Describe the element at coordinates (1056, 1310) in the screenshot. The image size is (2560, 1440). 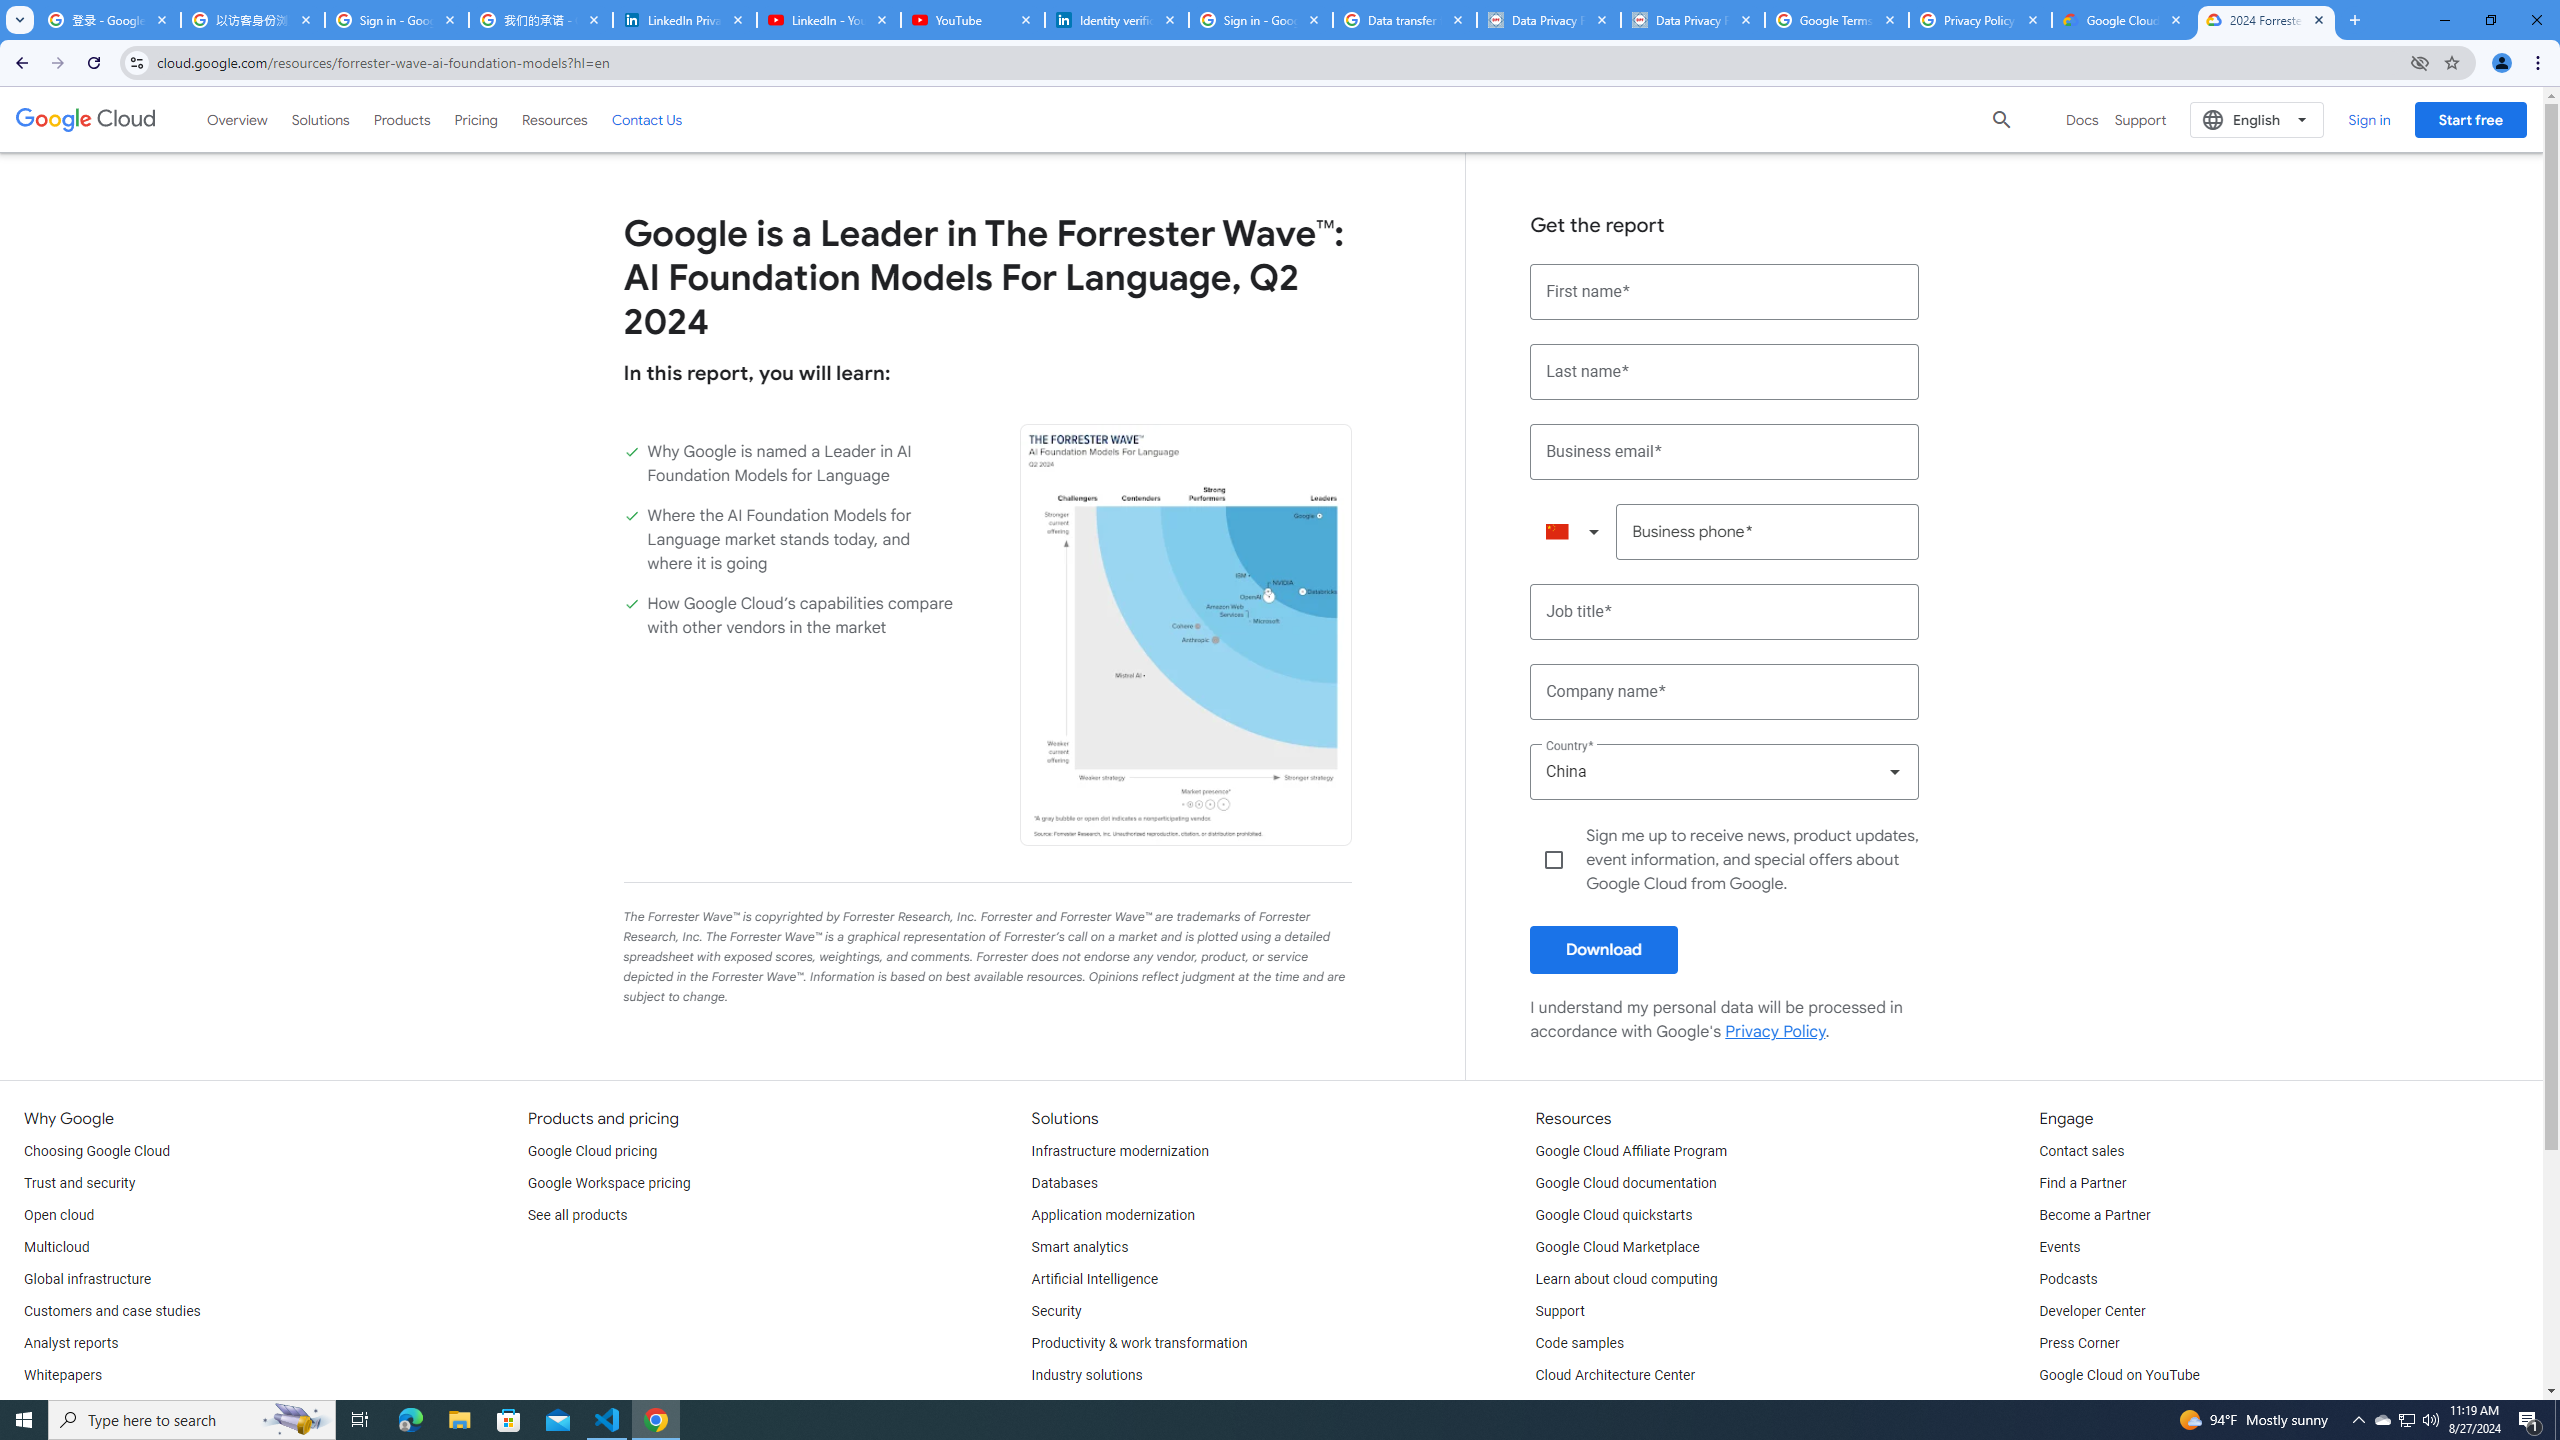
I see `'Security'` at that location.